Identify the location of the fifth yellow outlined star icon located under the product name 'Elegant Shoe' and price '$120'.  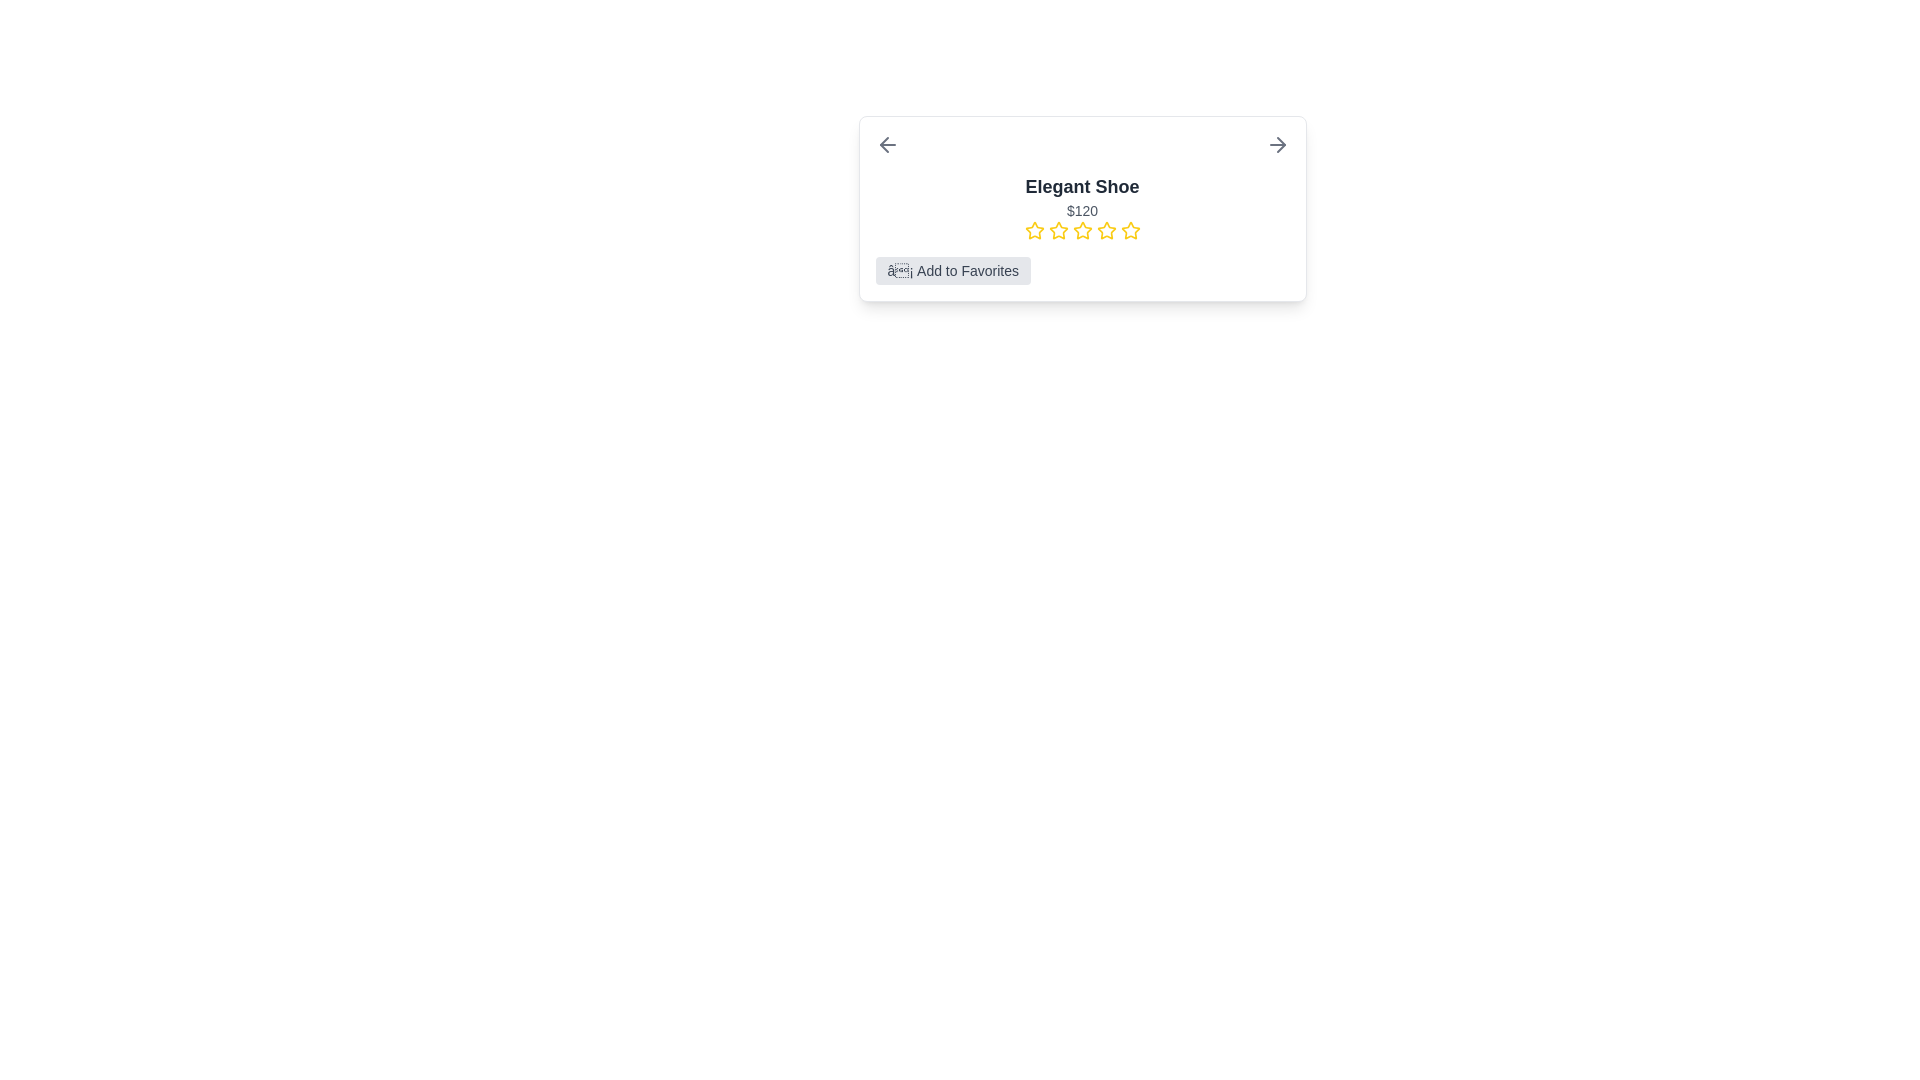
(1130, 230).